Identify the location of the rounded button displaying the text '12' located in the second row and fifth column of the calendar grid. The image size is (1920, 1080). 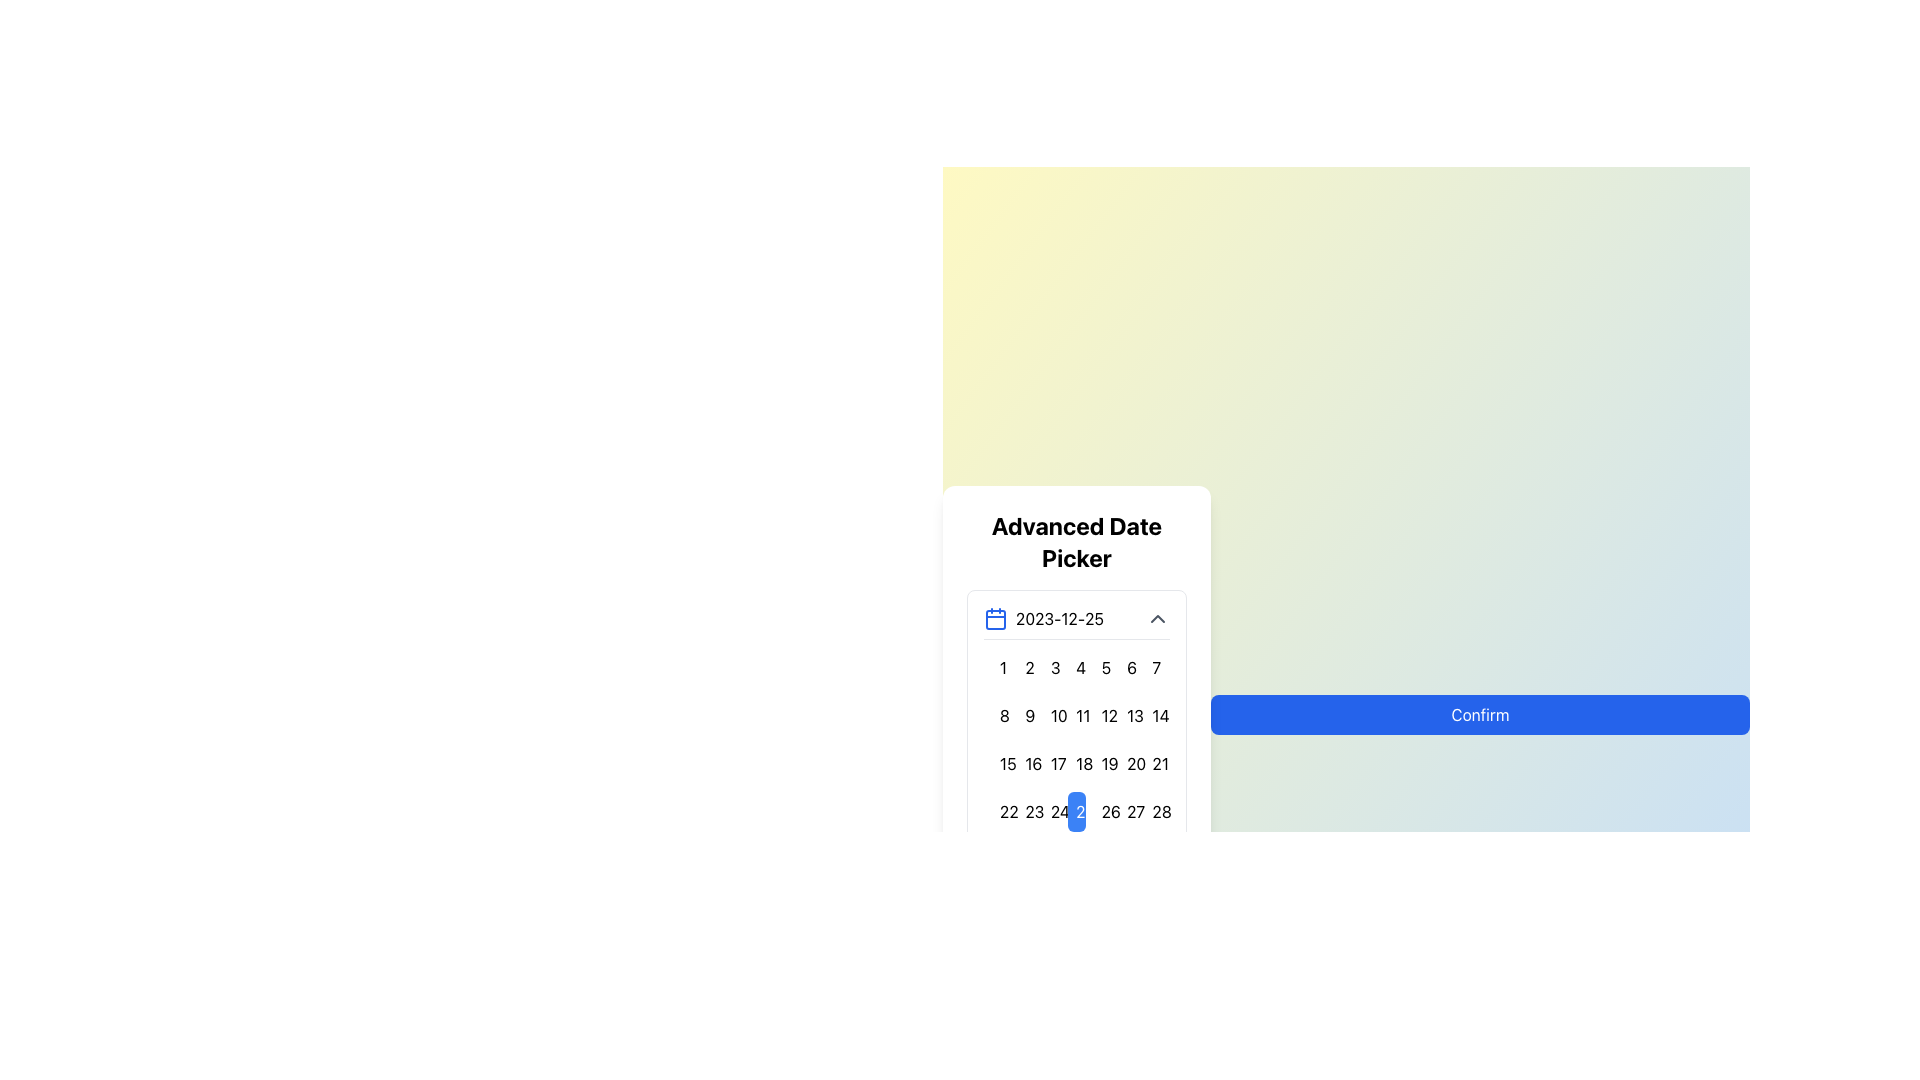
(1101, 714).